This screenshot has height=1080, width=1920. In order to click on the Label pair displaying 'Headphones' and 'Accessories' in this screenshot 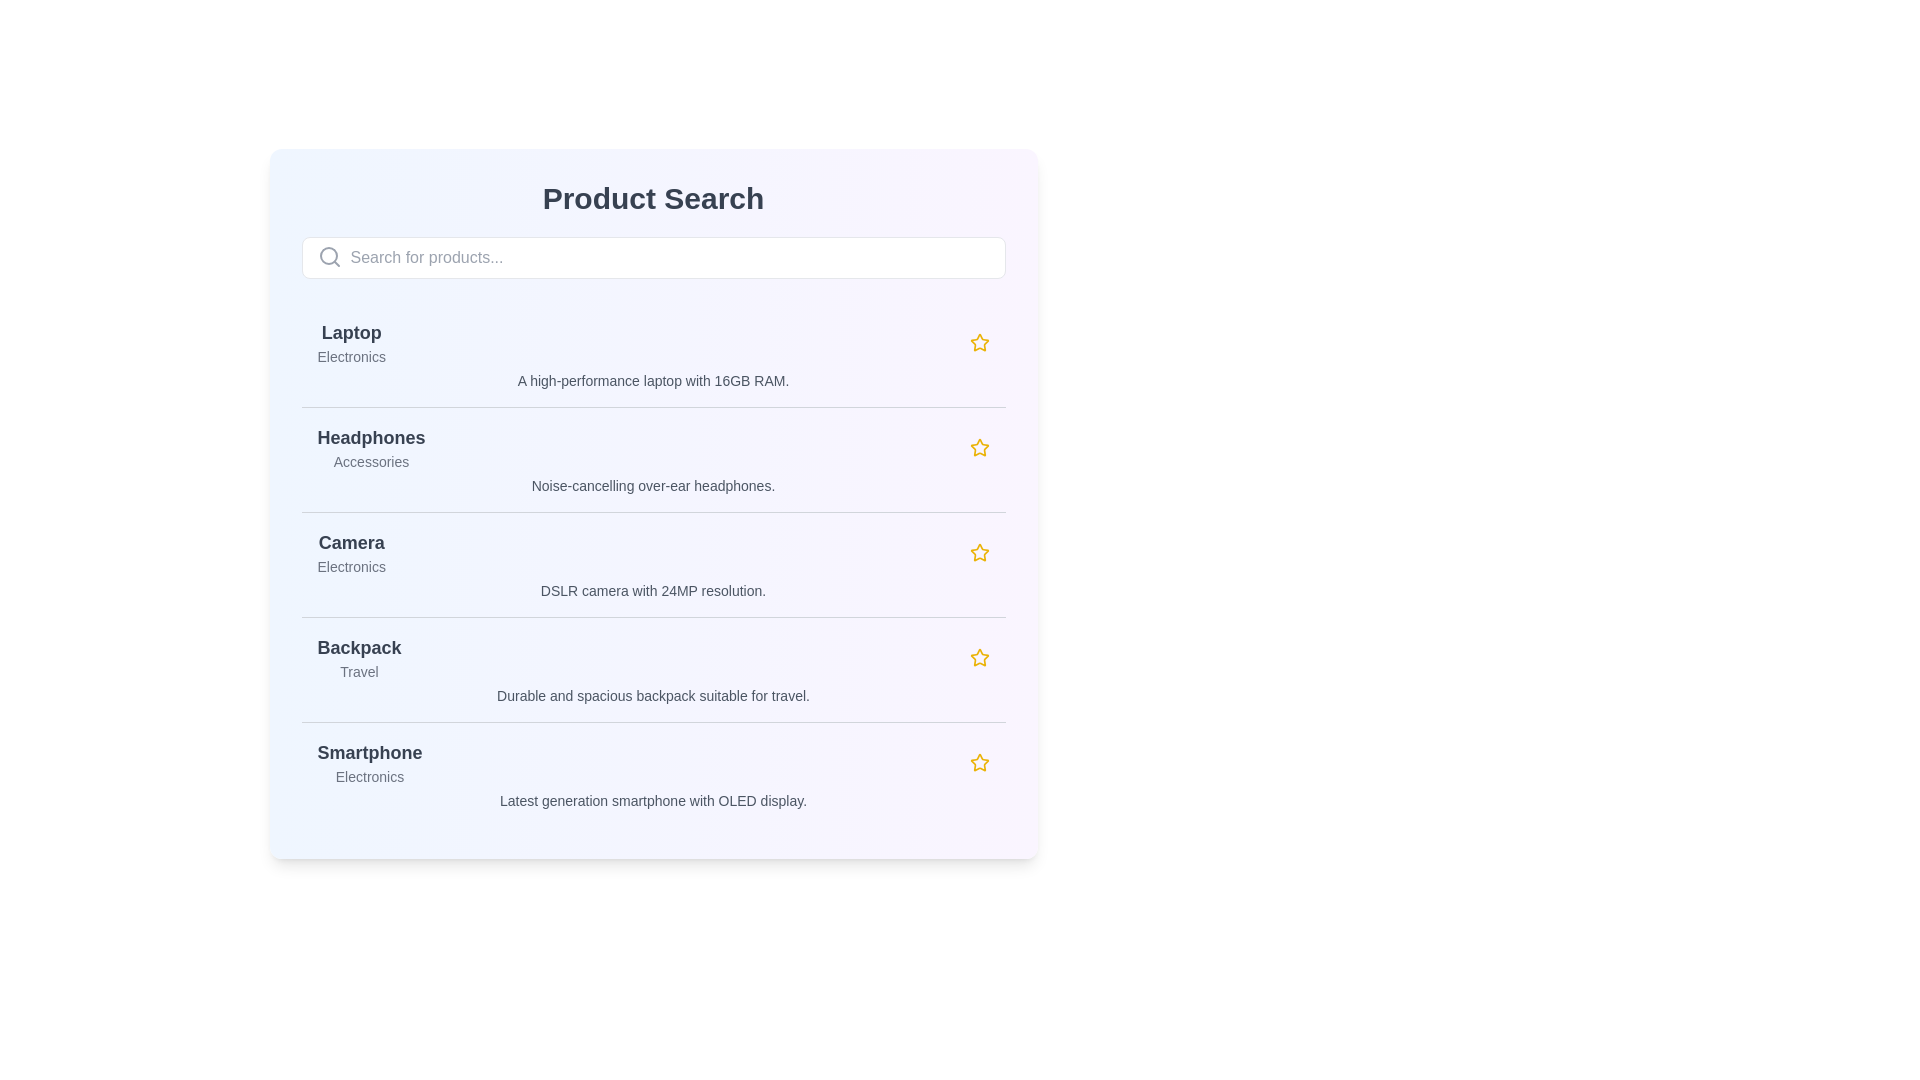, I will do `click(371, 446)`.